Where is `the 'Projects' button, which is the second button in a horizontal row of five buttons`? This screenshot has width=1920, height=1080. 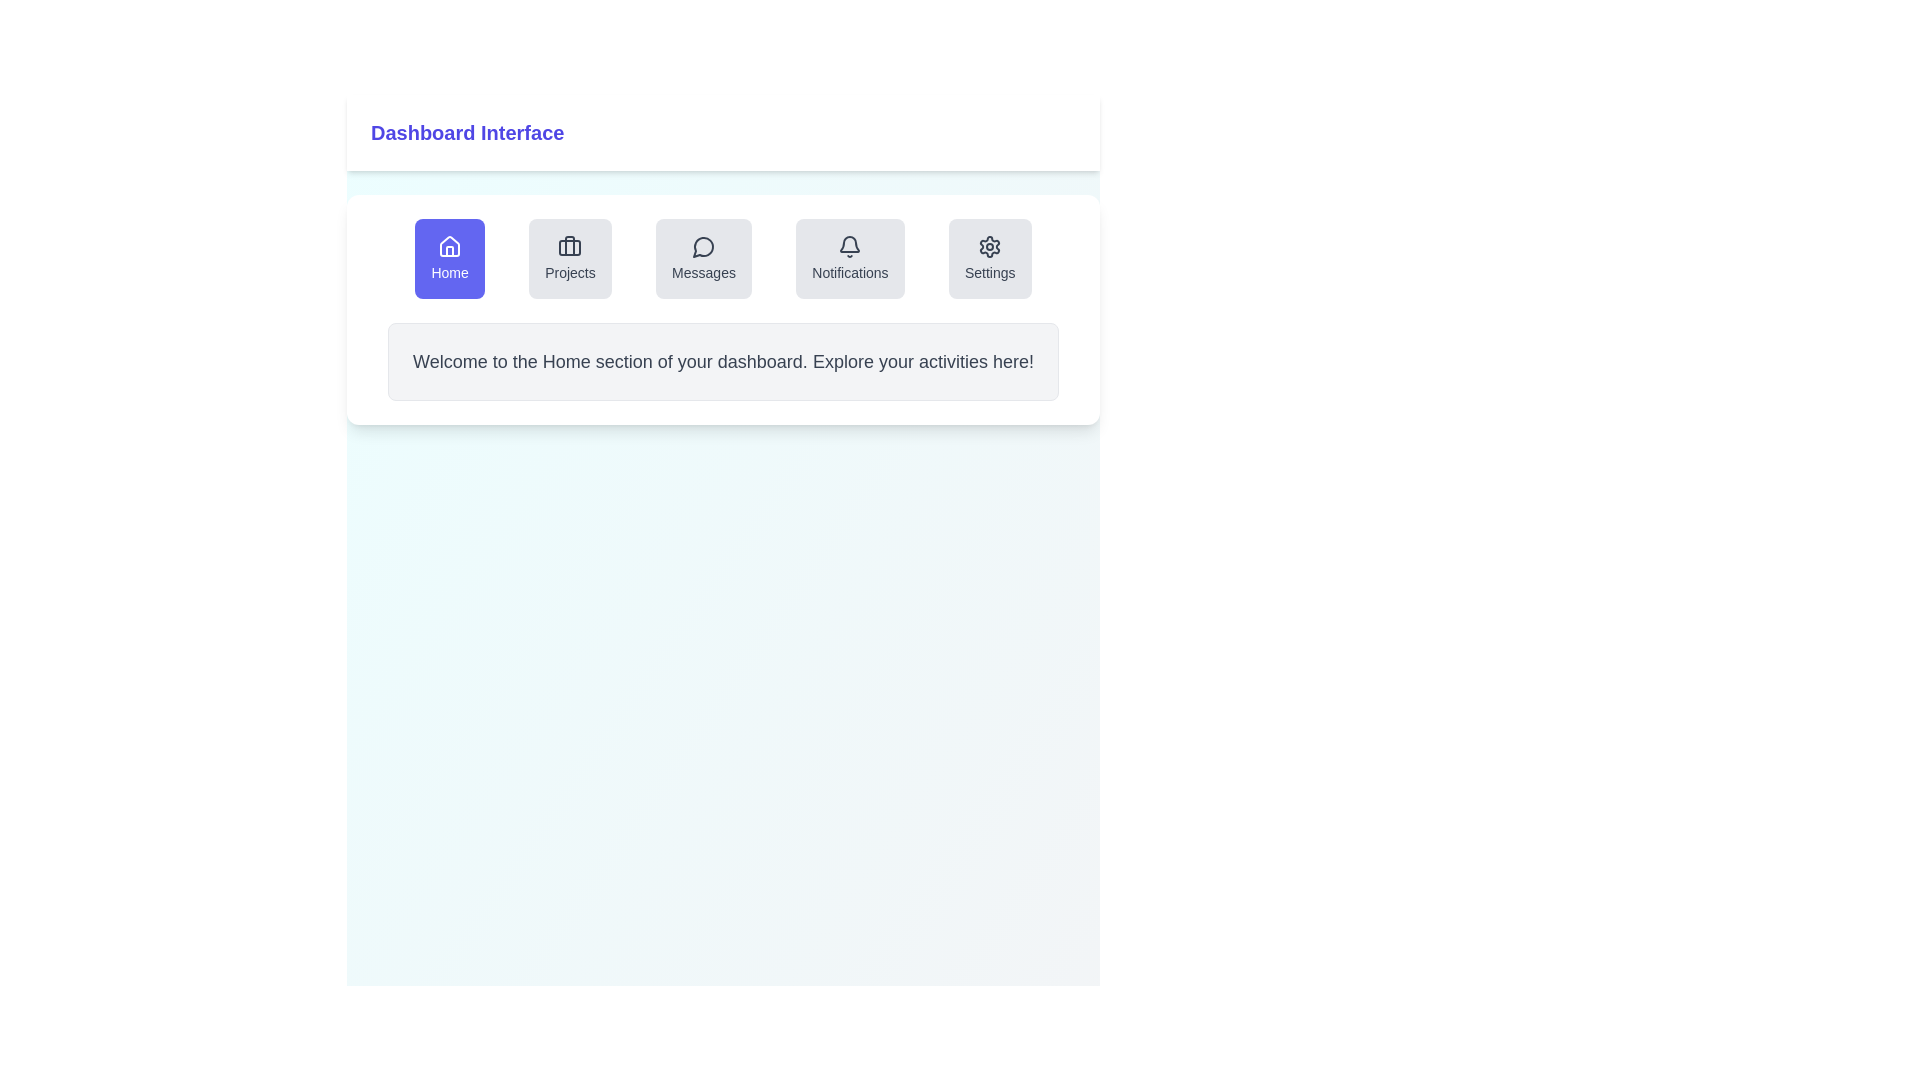
the 'Projects' button, which is the second button in a horizontal row of five buttons is located at coordinates (569, 257).